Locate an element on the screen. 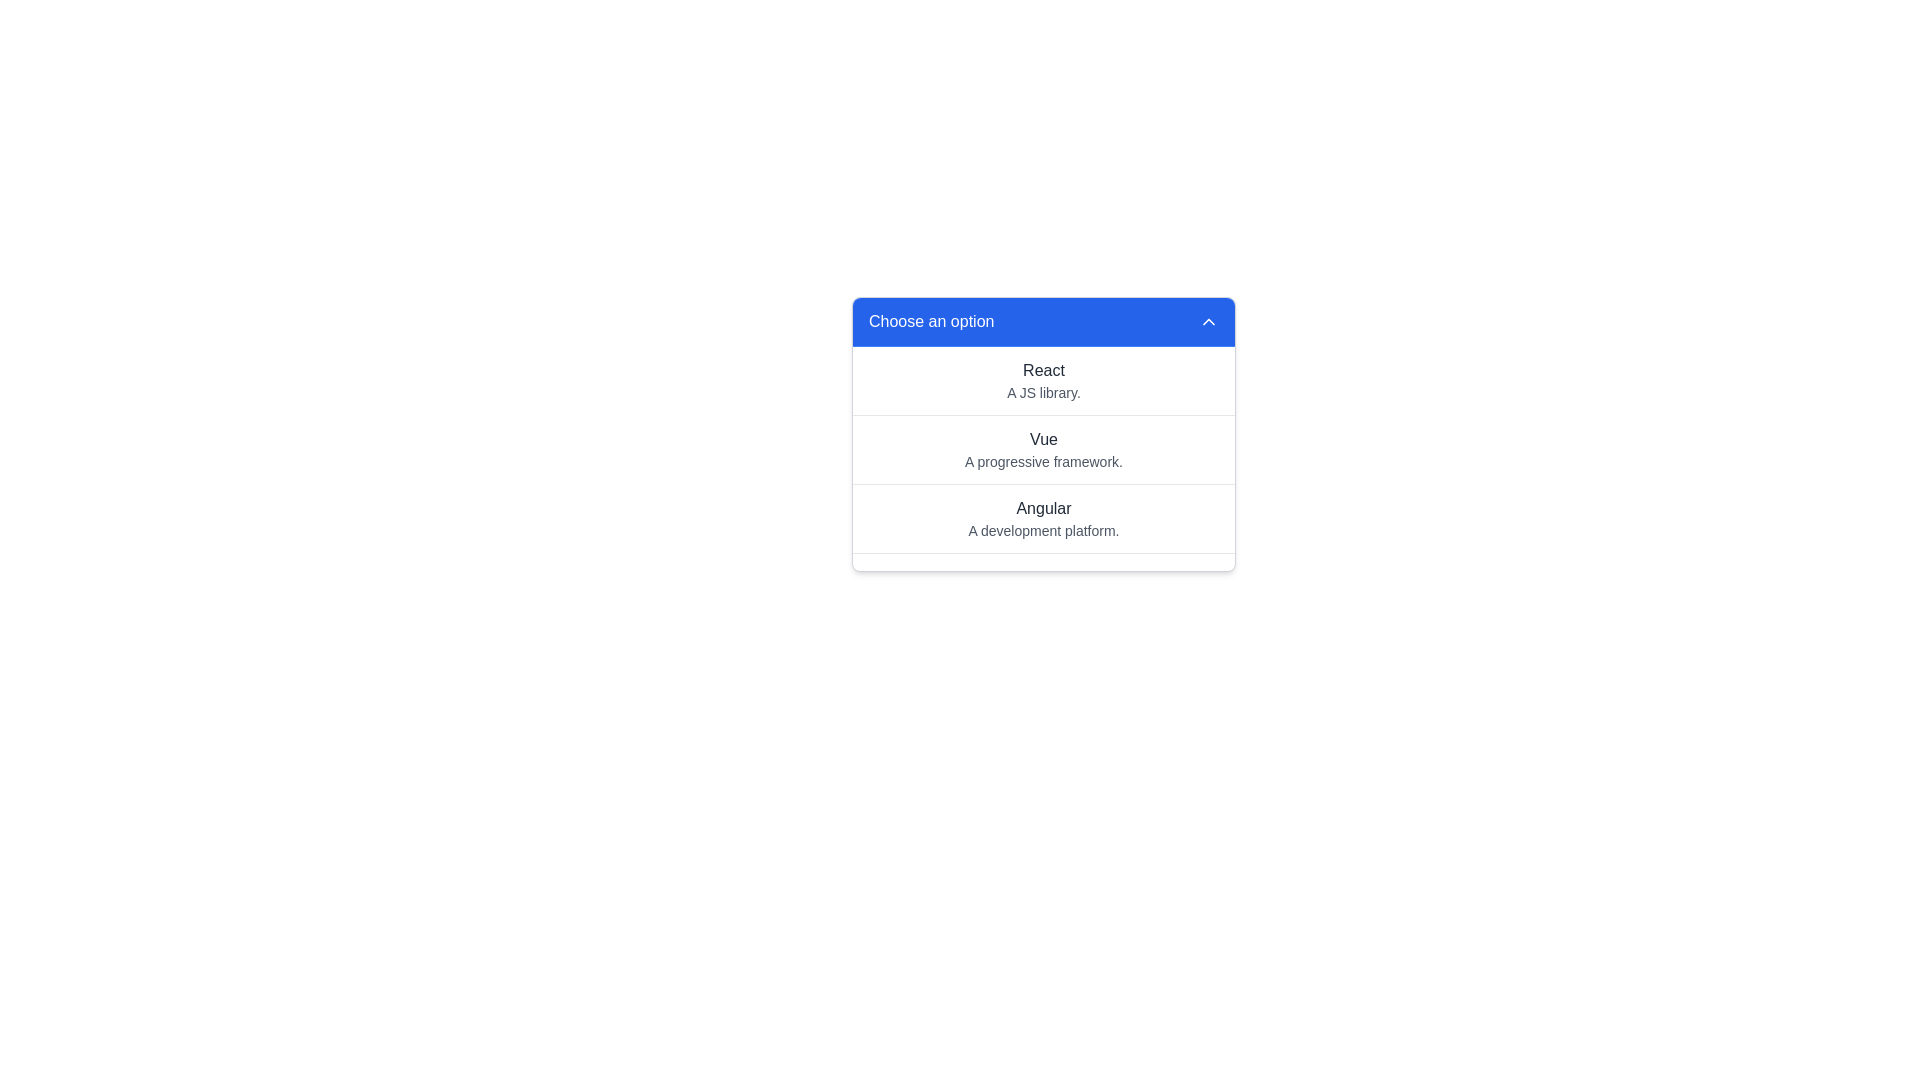  the first item in the dropdown menu that represents the 'React' JavaScript library is located at coordinates (1042, 381).